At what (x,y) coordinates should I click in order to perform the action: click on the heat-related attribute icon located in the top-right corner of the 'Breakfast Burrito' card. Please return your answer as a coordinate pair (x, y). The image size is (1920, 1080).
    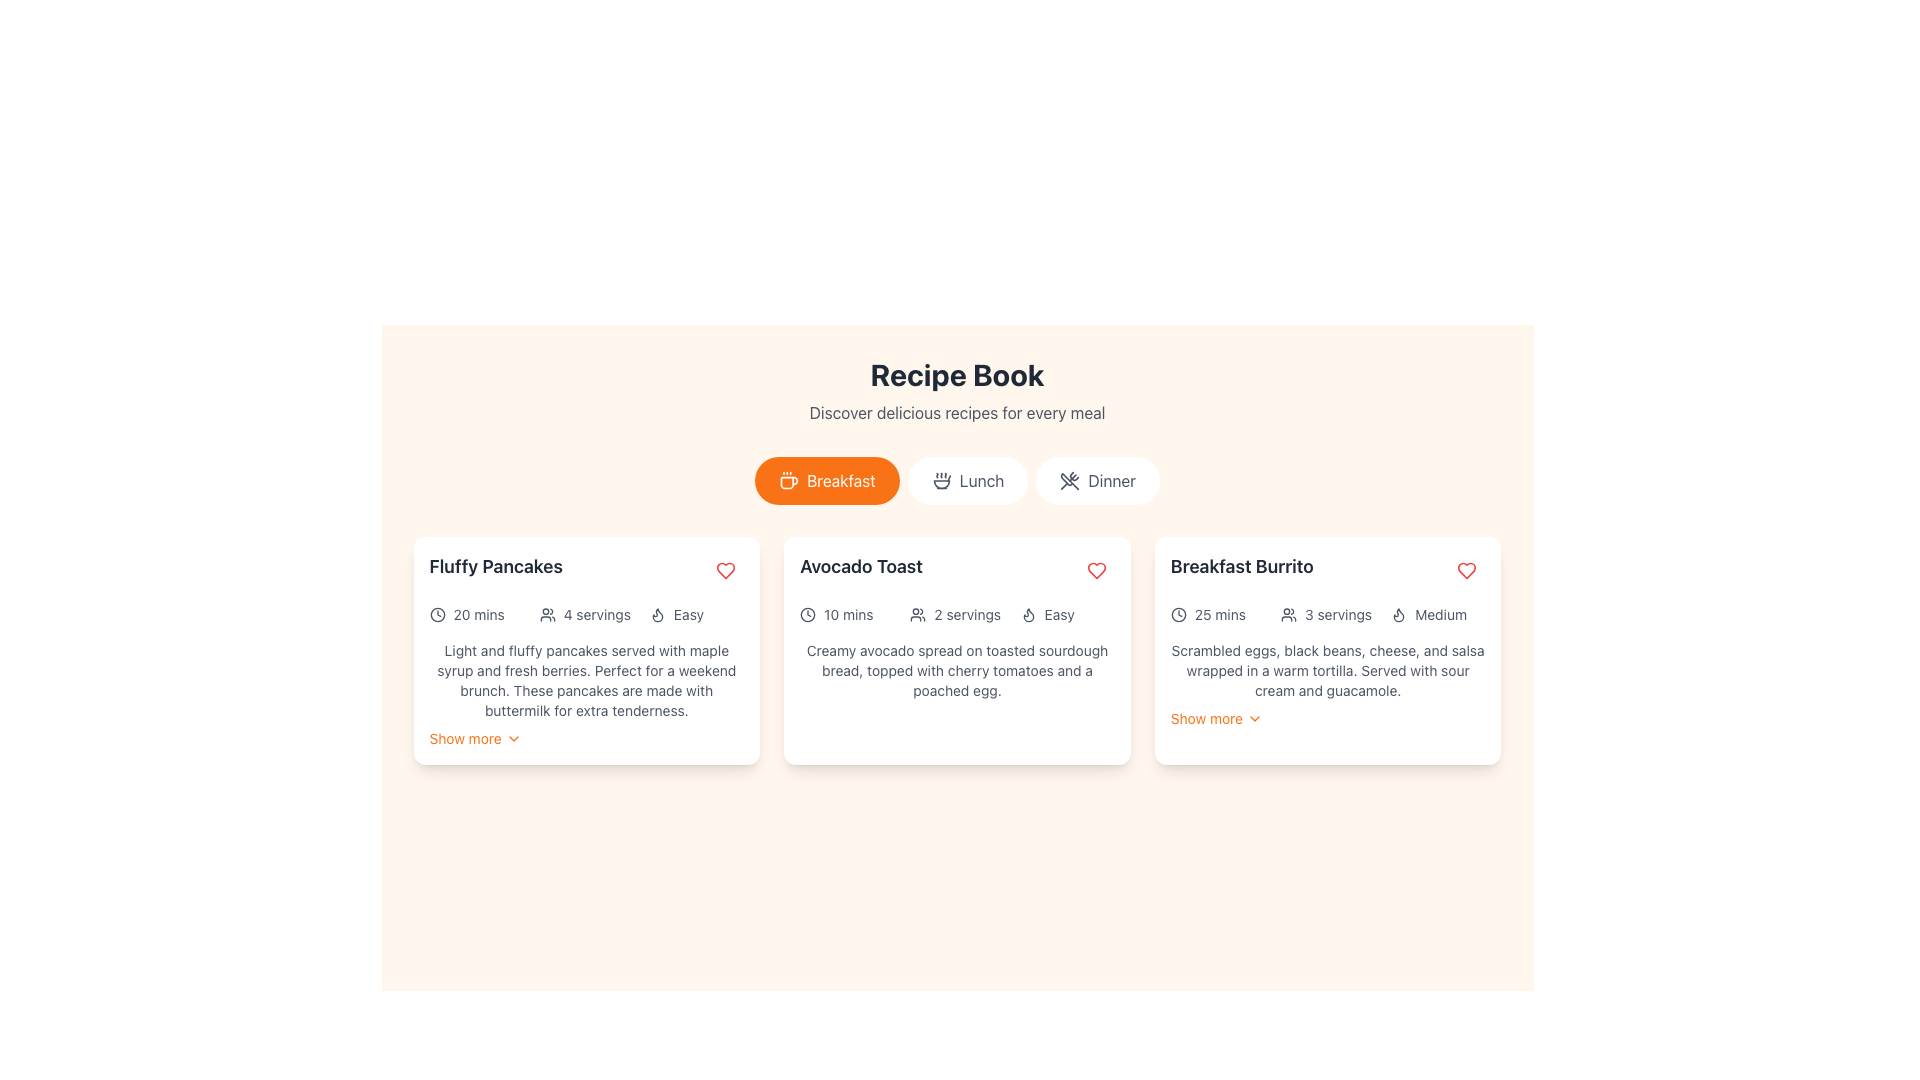
    Looking at the image, I should click on (1398, 614).